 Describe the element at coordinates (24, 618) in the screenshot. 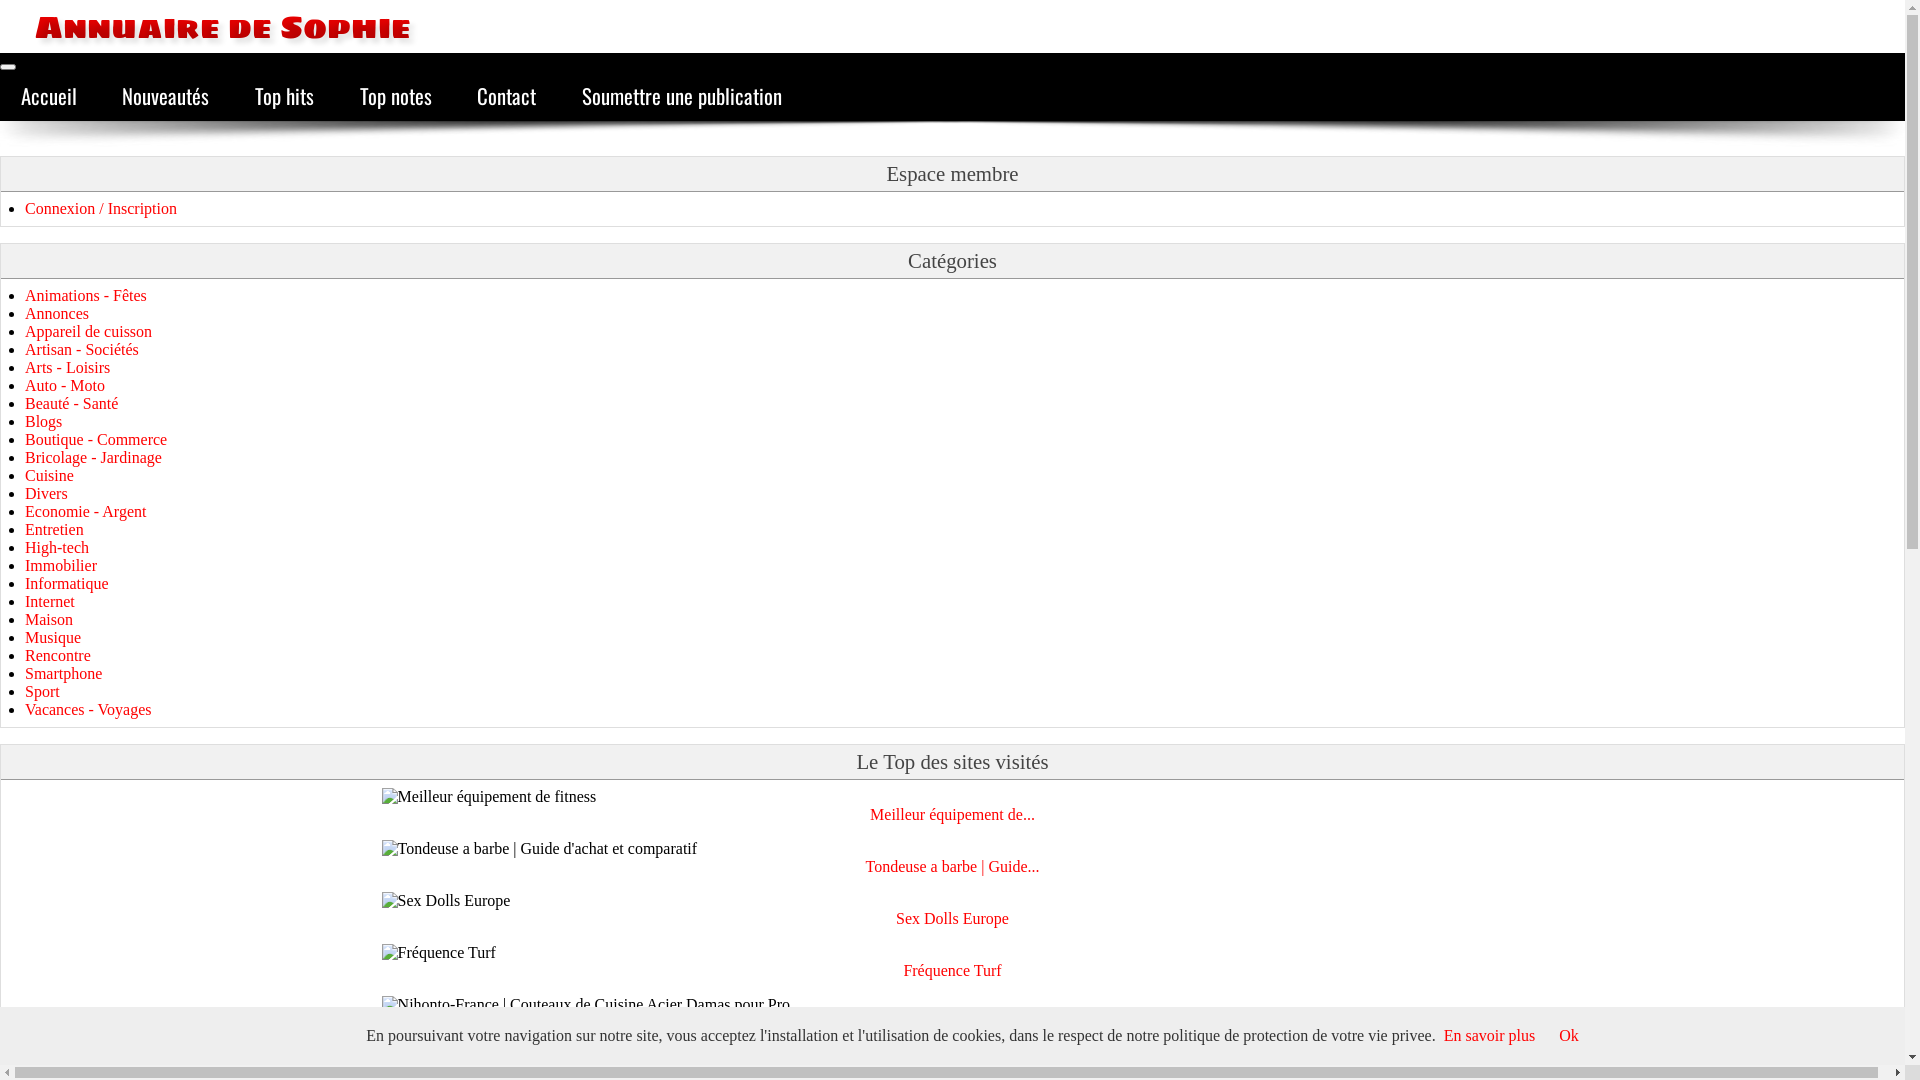

I see `'Maison'` at that location.